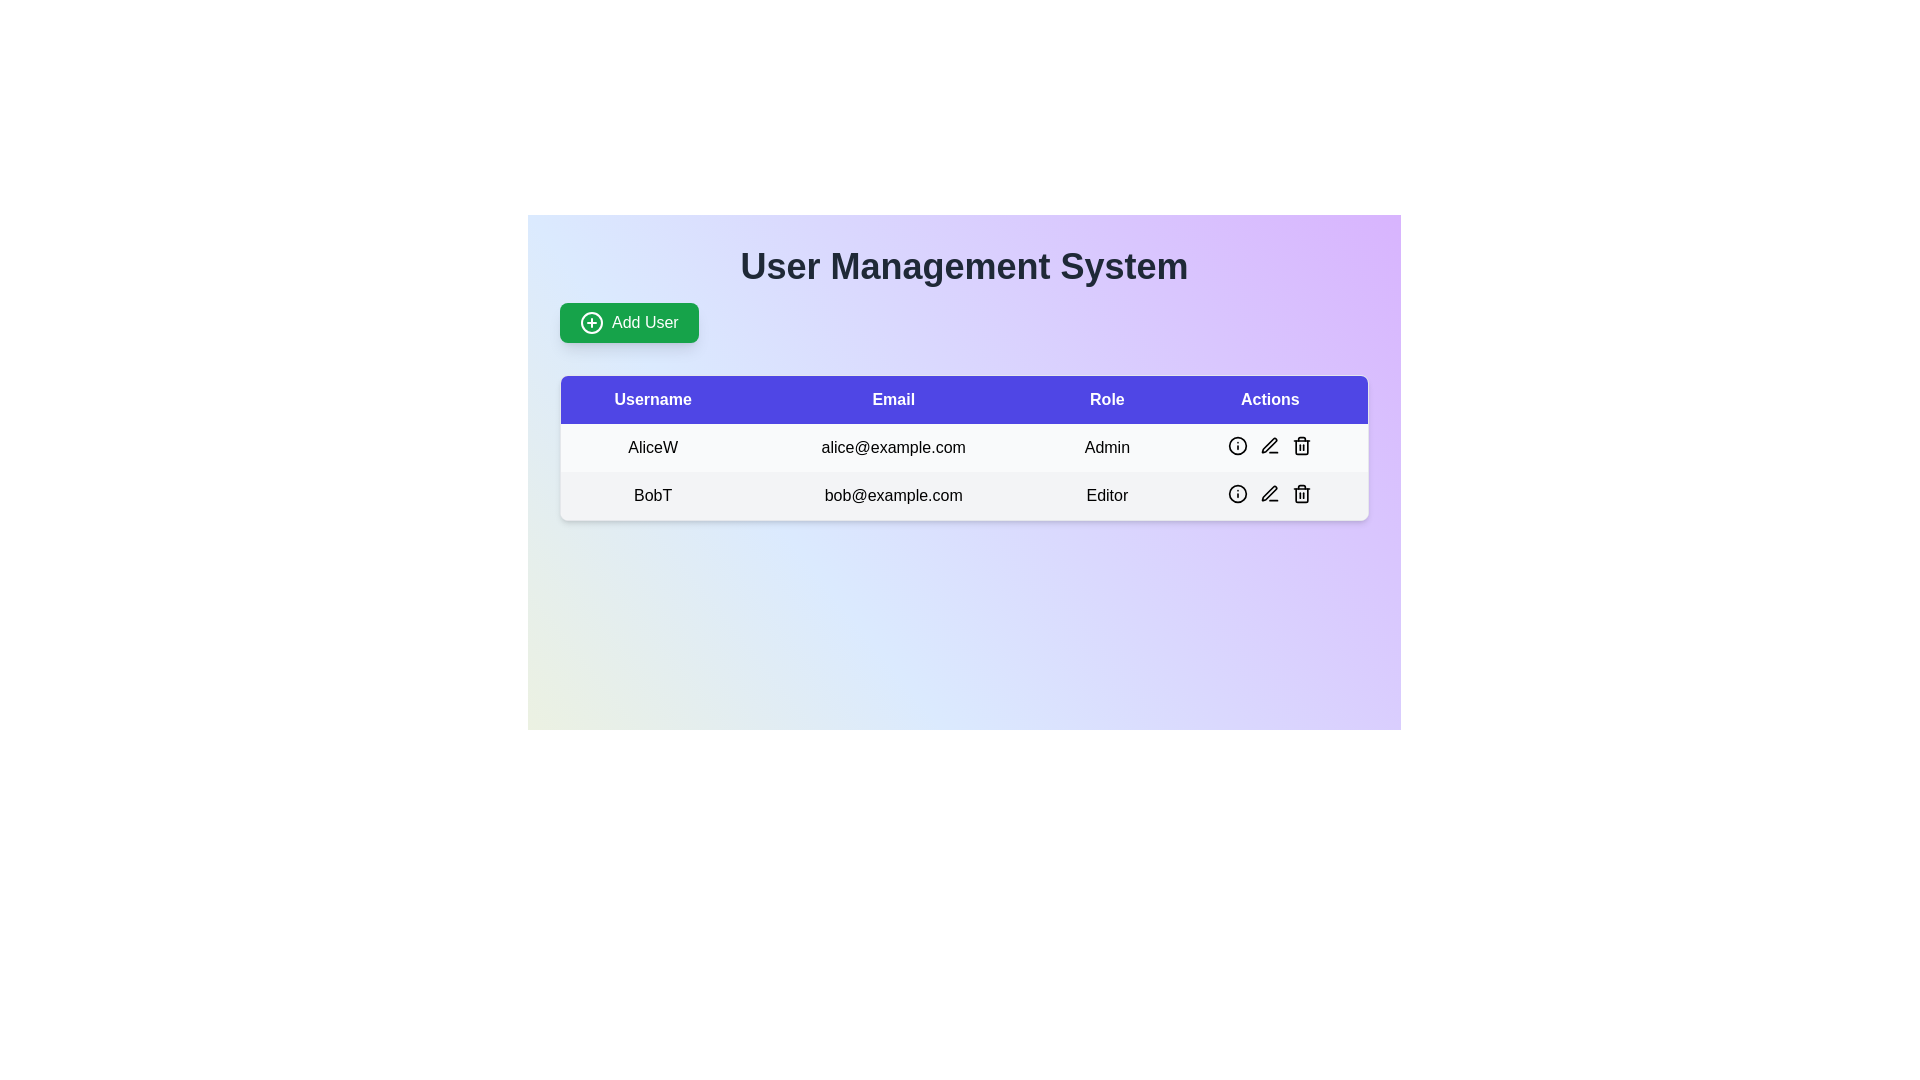  What do you see at coordinates (1269, 445) in the screenshot?
I see `the edit button located` at bounding box center [1269, 445].